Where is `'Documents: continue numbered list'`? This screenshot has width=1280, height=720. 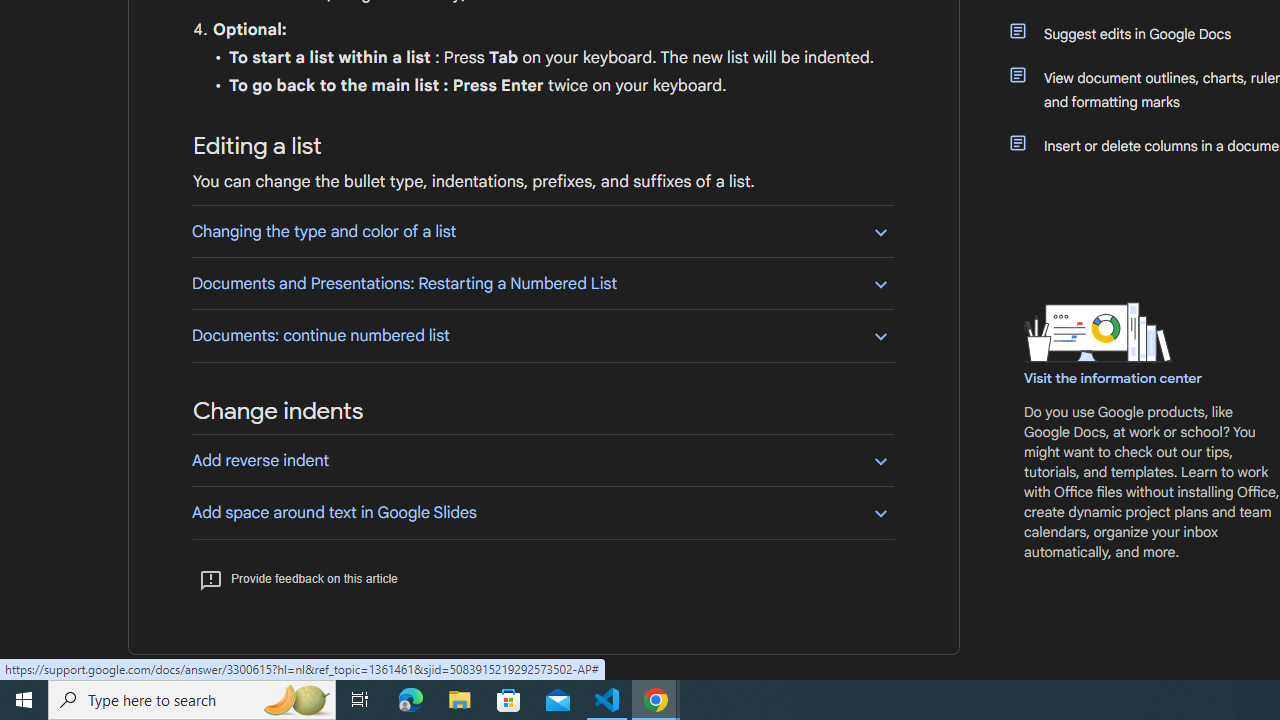 'Documents: continue numbered list' is located at coordinates (542, 334).